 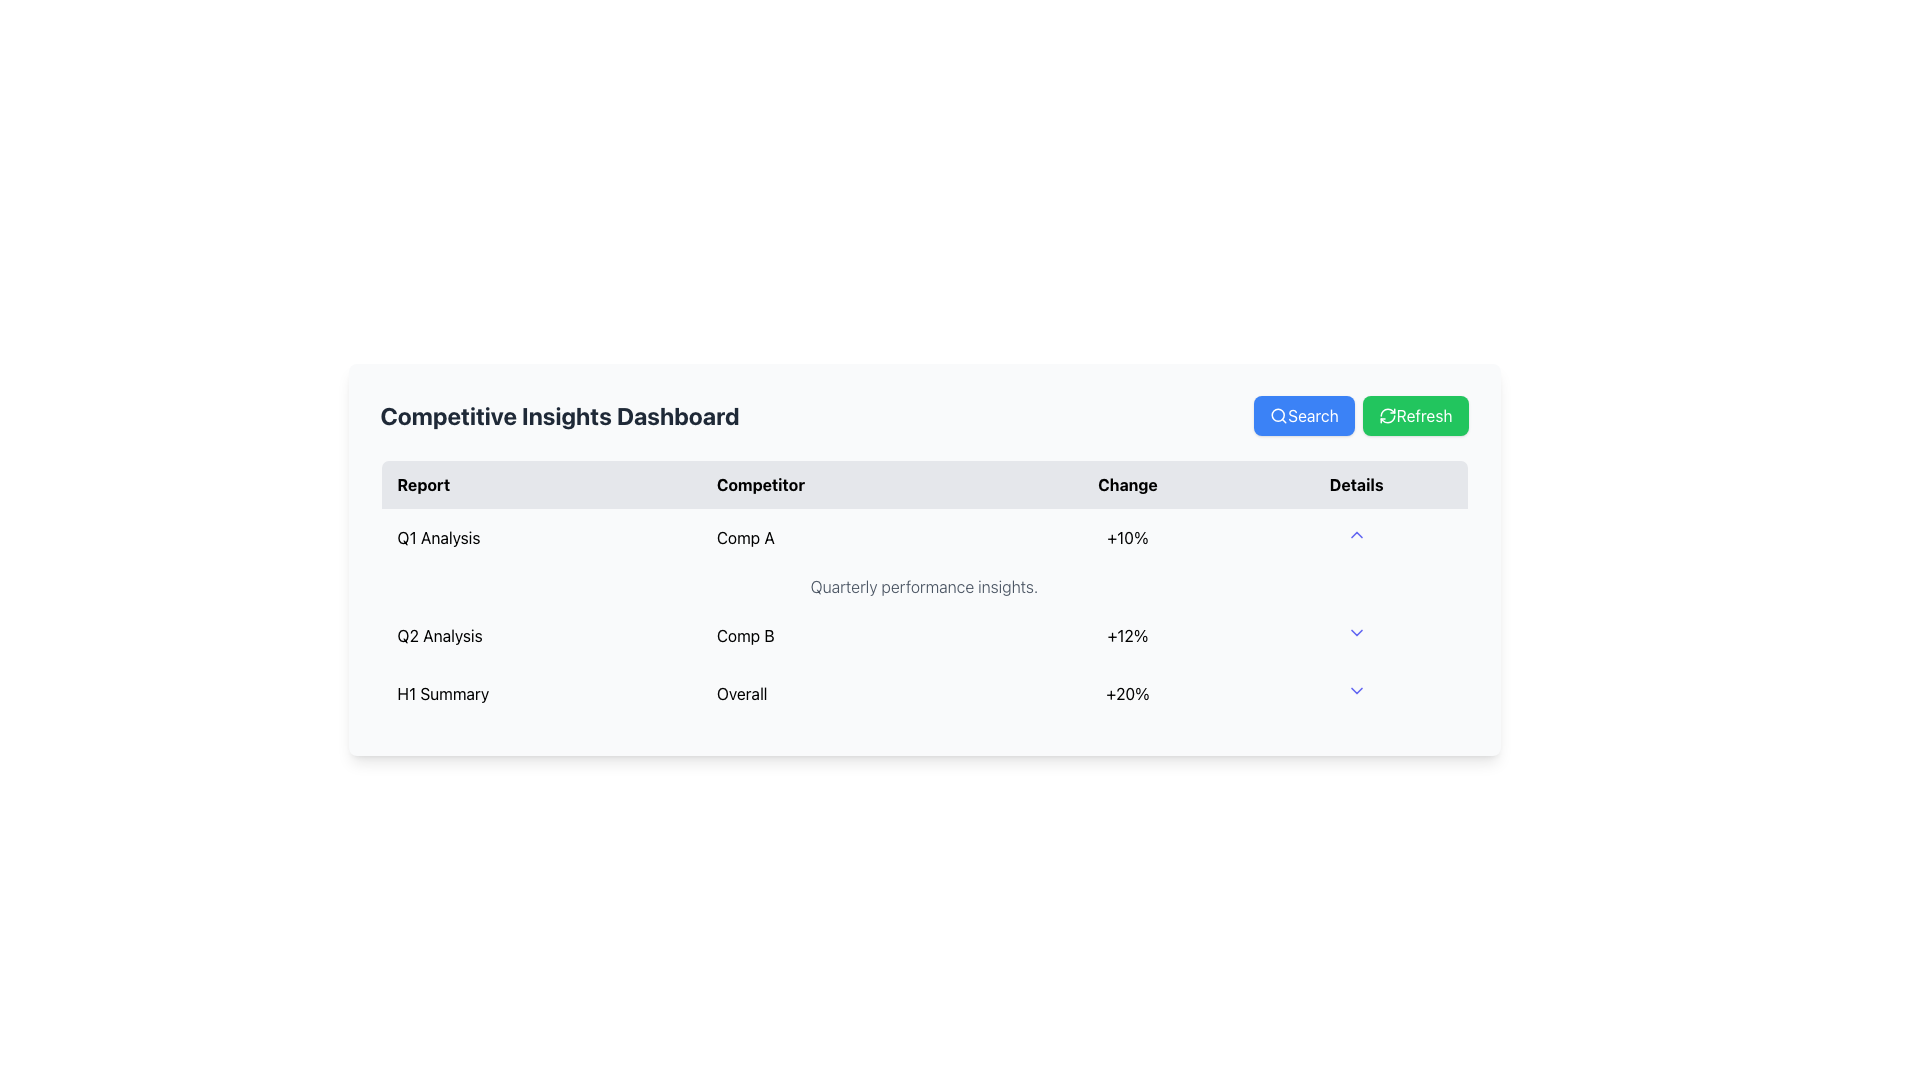 I want to click on the text label displaying '+10%' in bold, centered within the 'Change' column of the table, located in the second row under 'Q1 Analysis', so click(x=1128, y=536).